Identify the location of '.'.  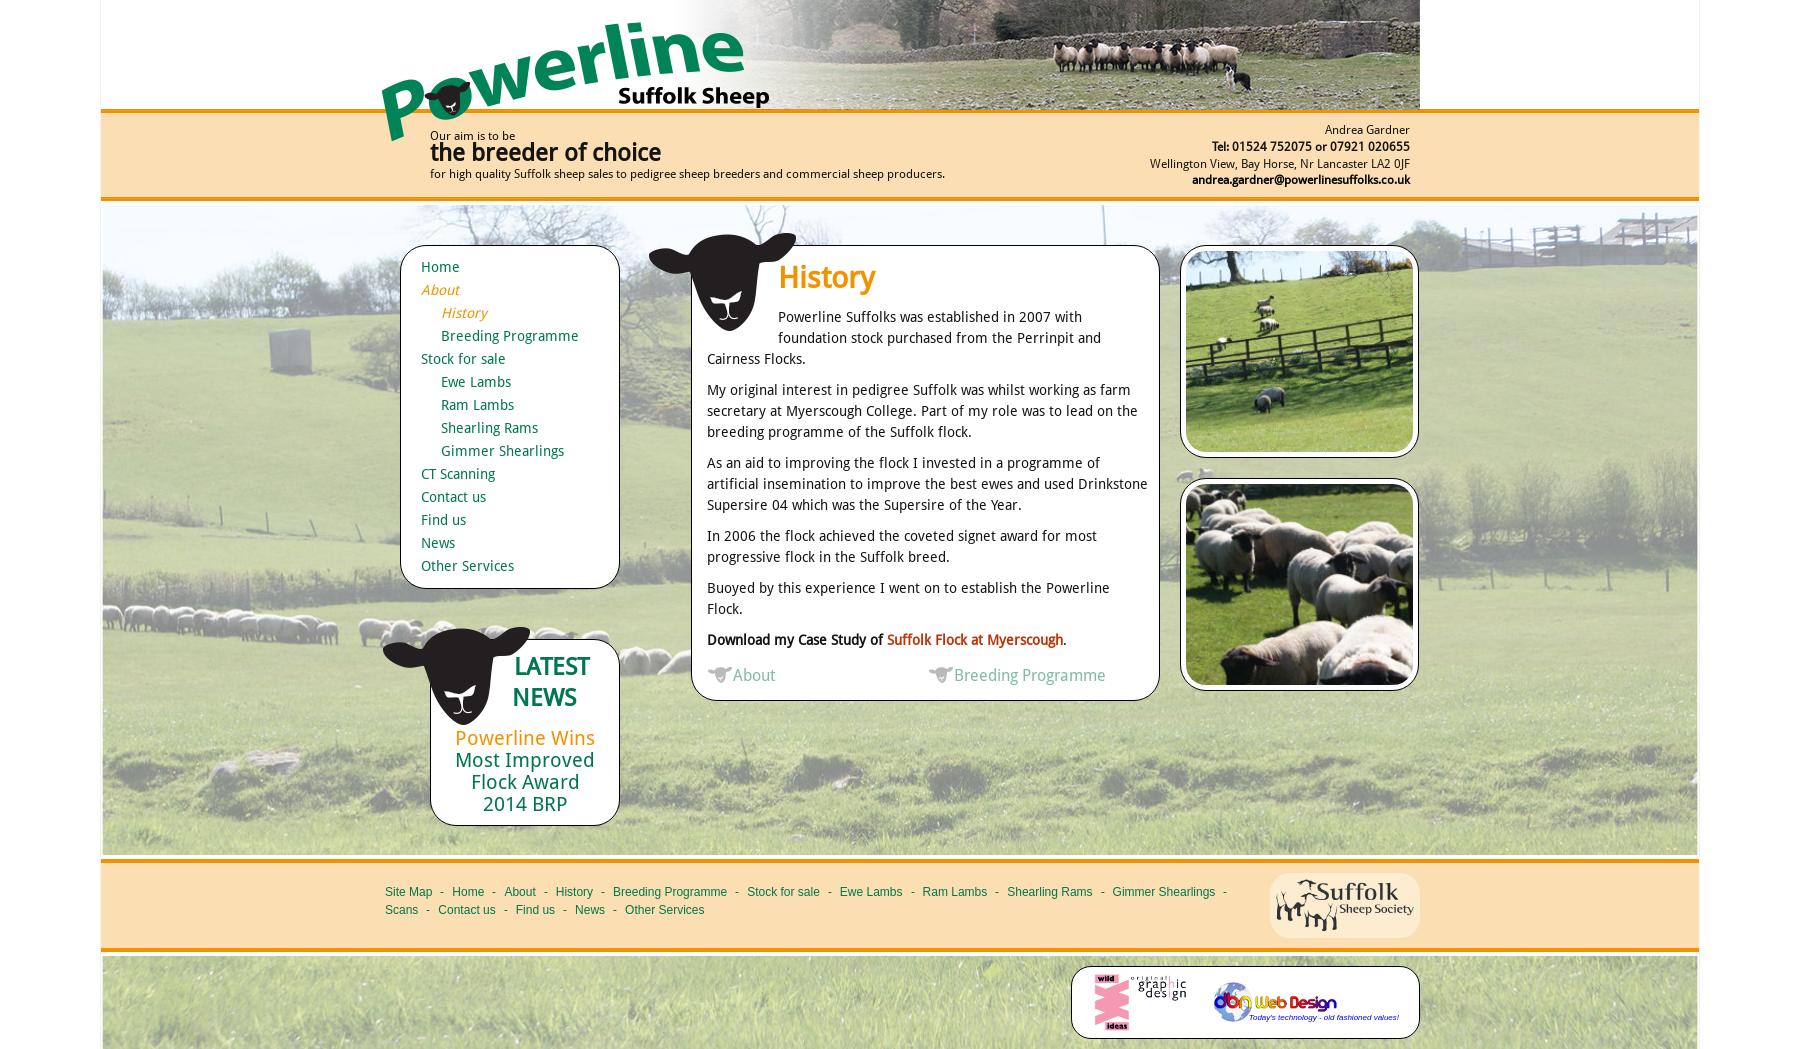
(1065, 639).